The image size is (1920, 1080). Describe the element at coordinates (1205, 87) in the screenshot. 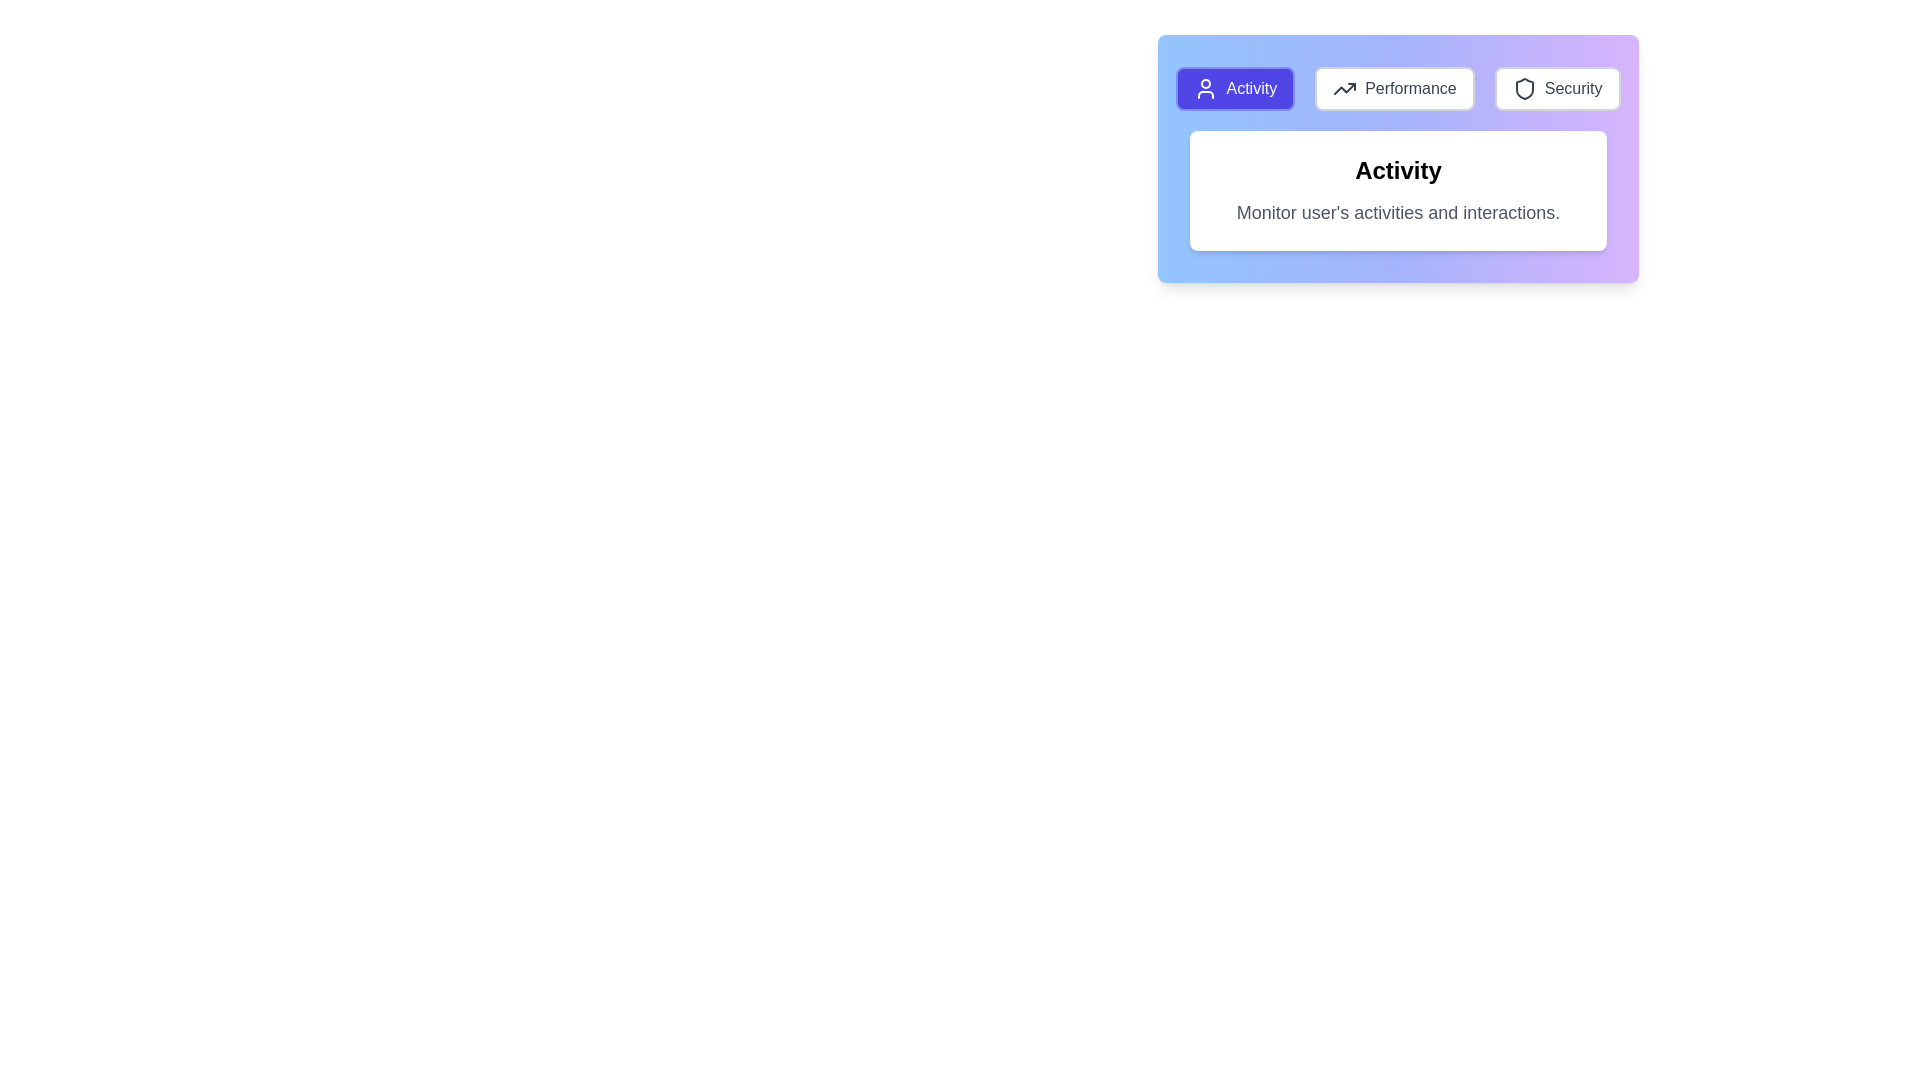

I see `the user activity icon inside the purple 'Activity' button` at that location.